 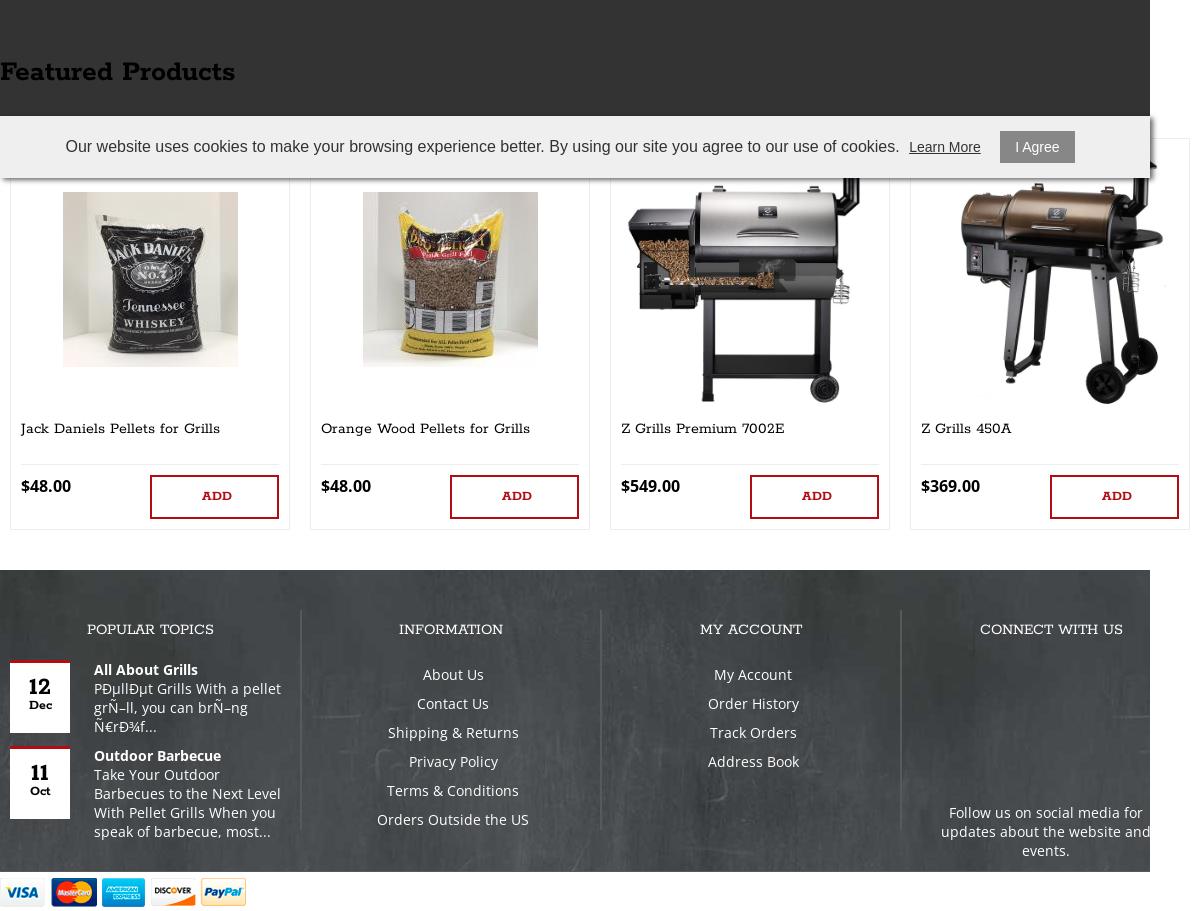 I want to click on 'Featured Products', so click(x=117, y=72).